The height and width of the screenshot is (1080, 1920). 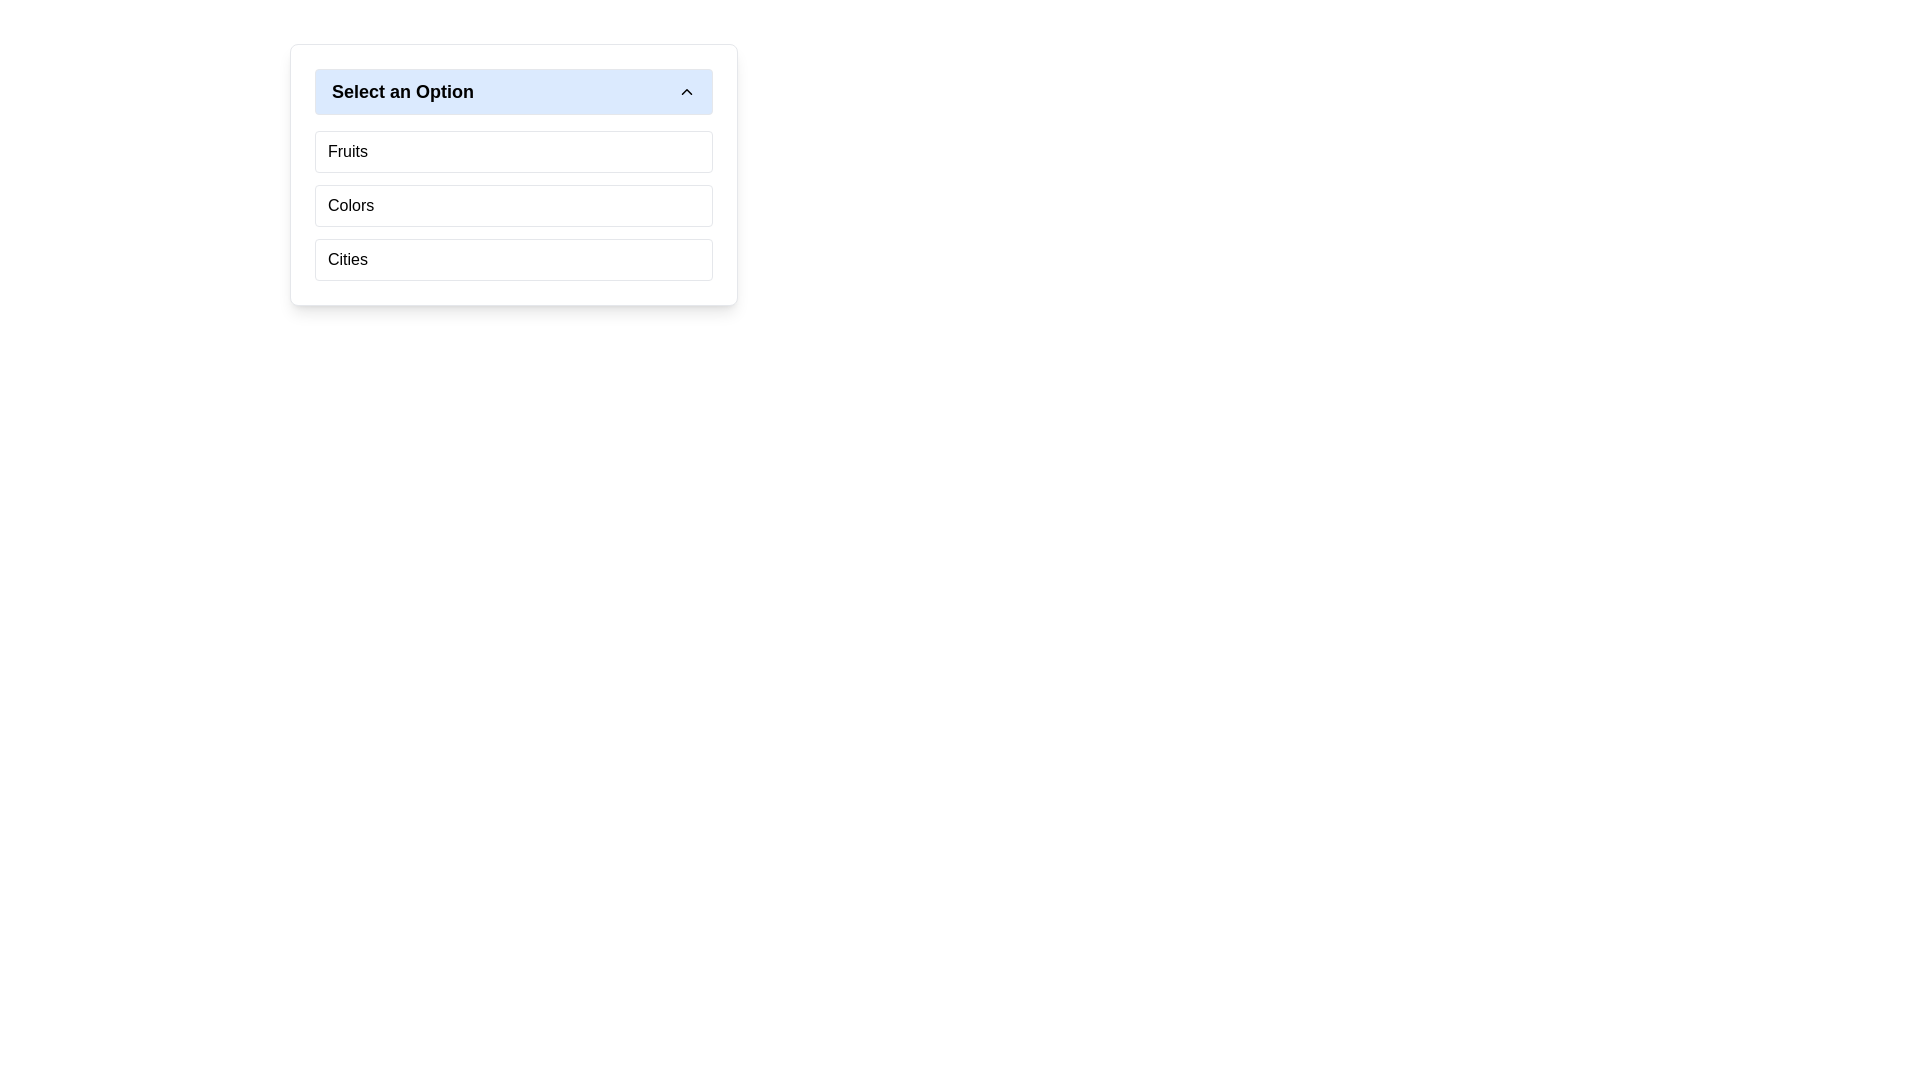 I want to click on the bold text label 'Select an Option' located at the top of the dropdown menu, which is styled in a larger font and has a light blue background, so click(x=402, y=92).